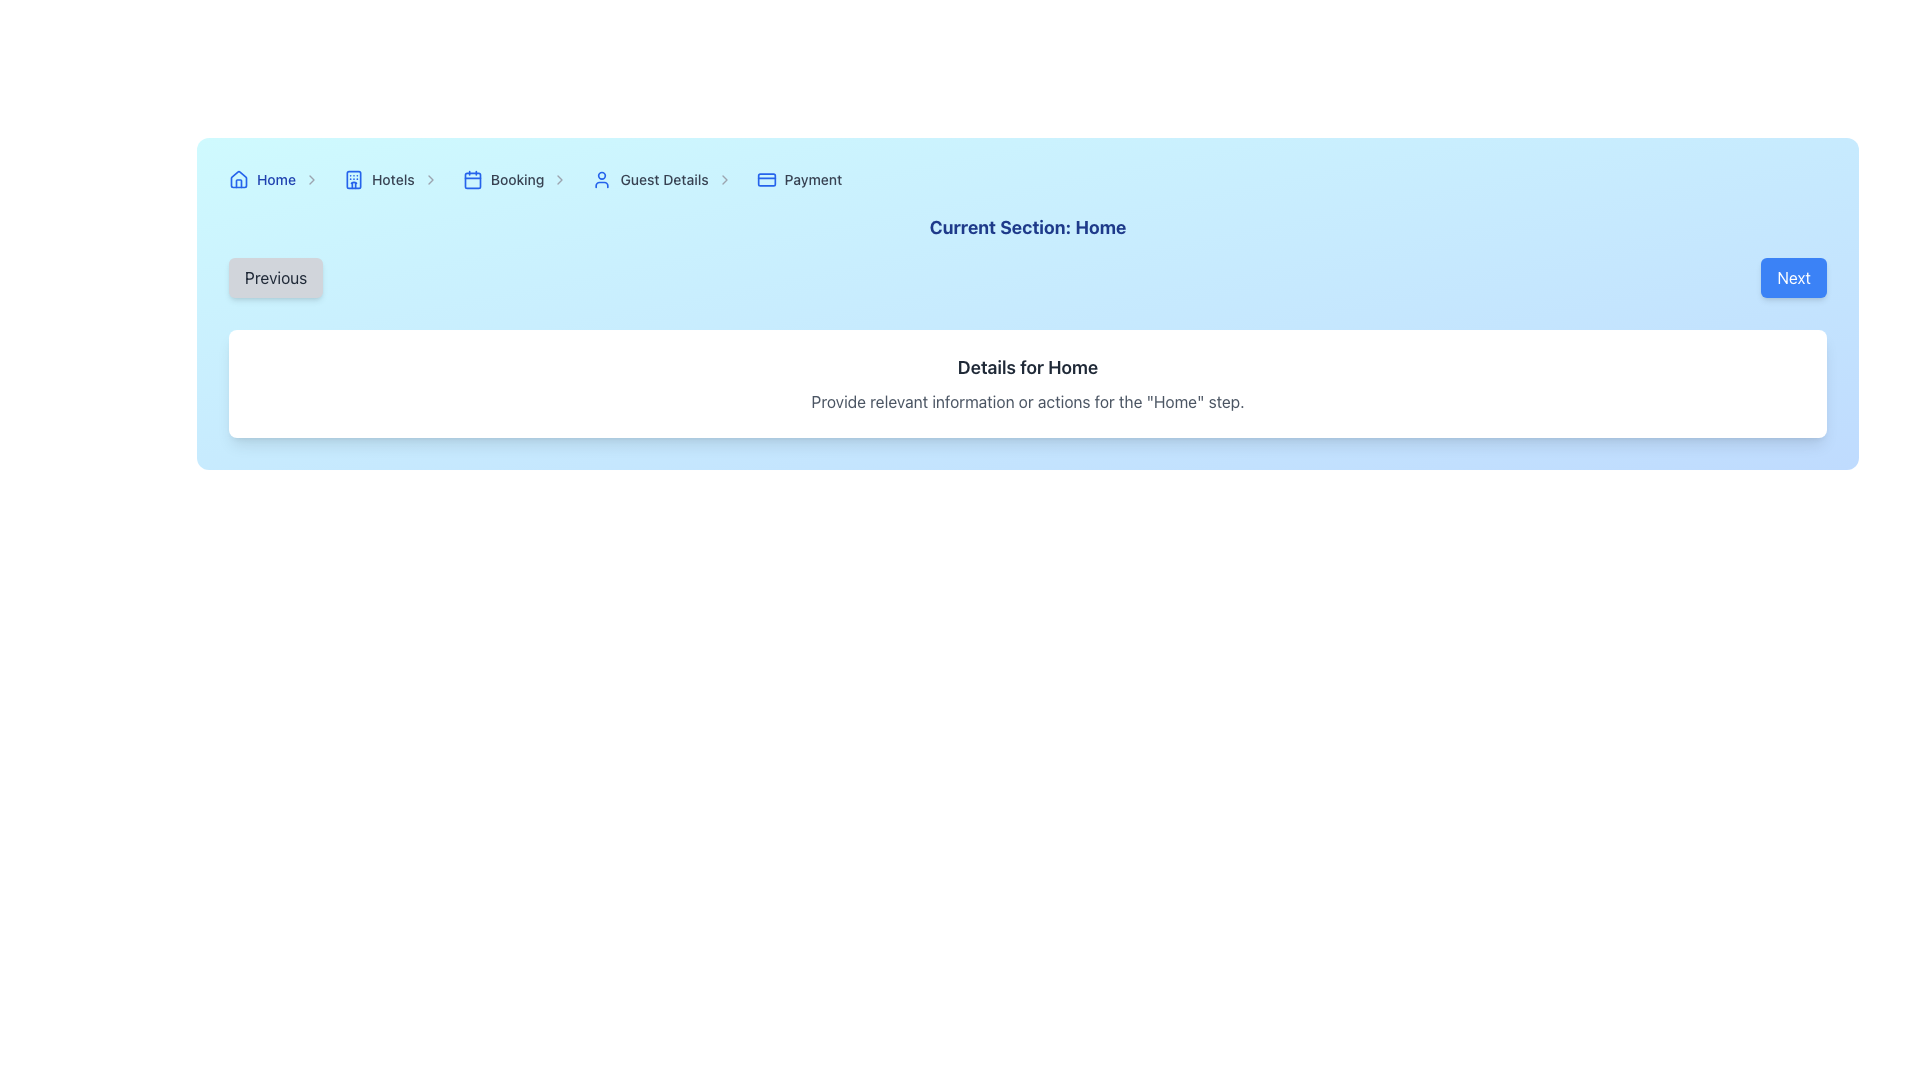  I want to click on the 'Home' hyperlink in the breadcrumb navigation bar, so click(275, 180).